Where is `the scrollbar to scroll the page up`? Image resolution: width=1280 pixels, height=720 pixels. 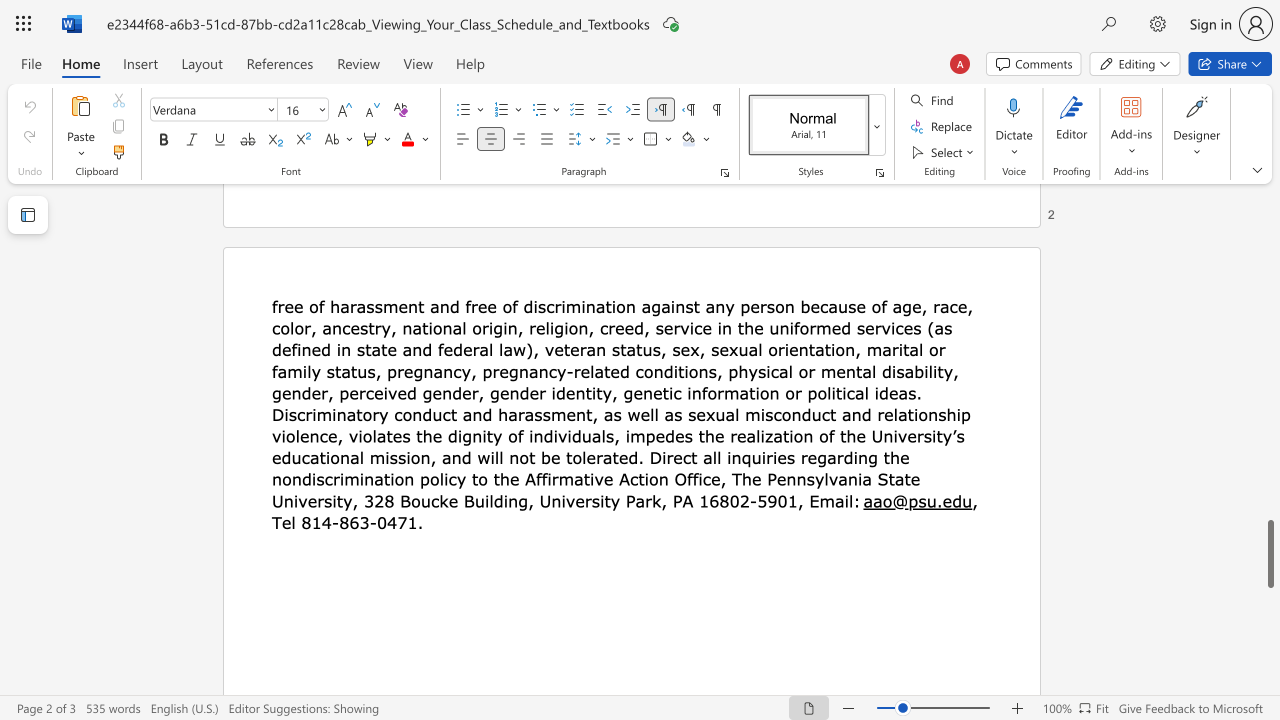 the scrollbar to scroll the page up is located at coordinates (1269, 400).